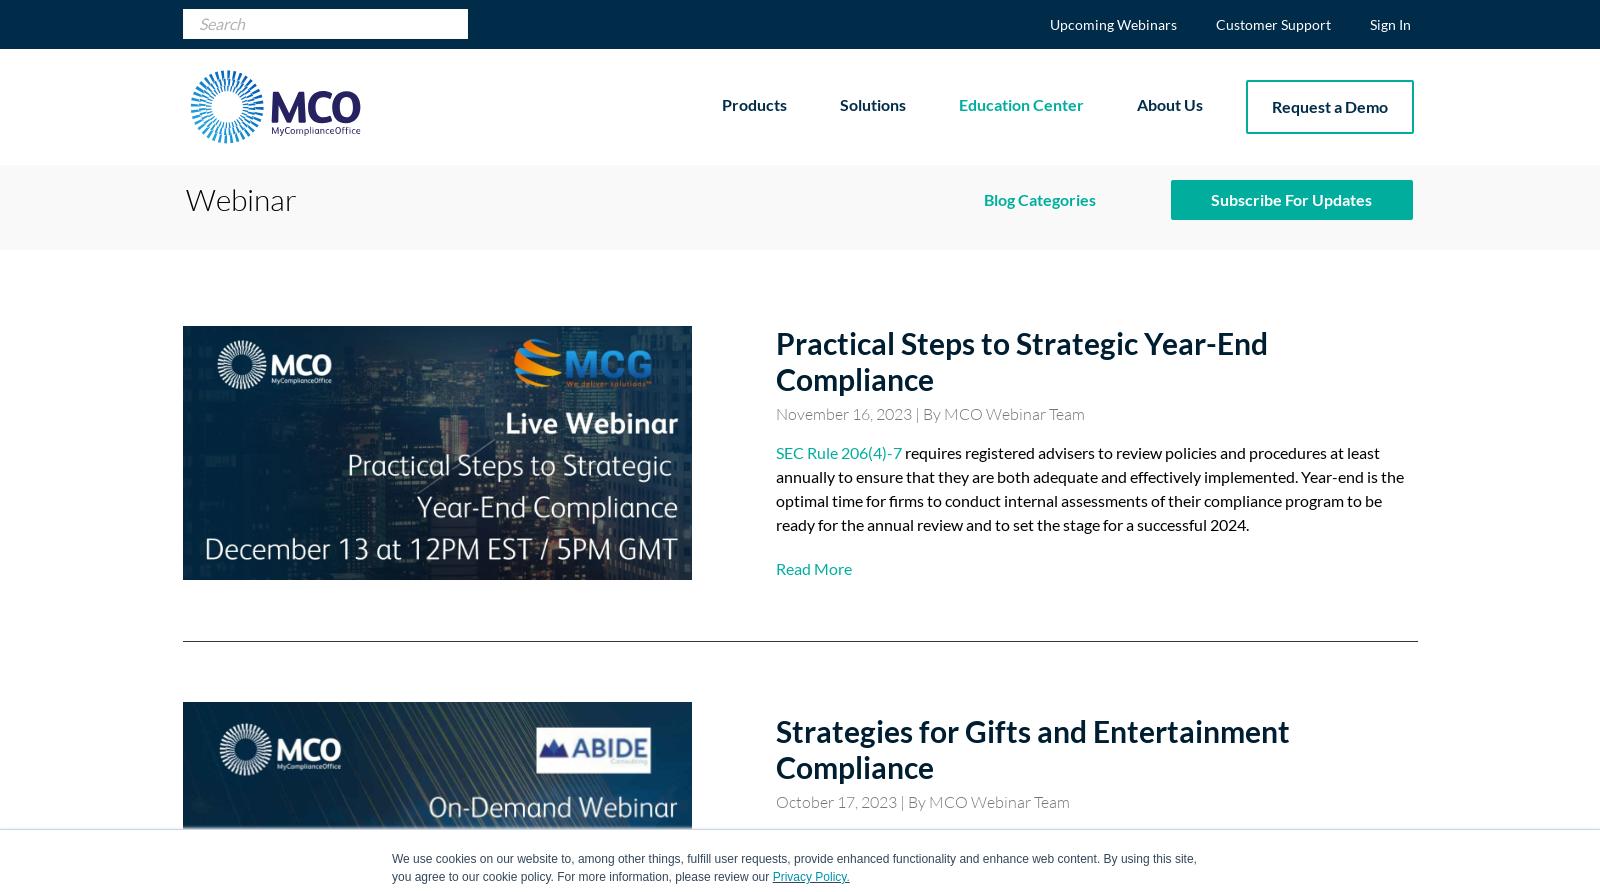 This screenshot has height=892, width=1600. Describe the element at coordinates (782, 839) in the screenshot. I see `'A'` at that location.